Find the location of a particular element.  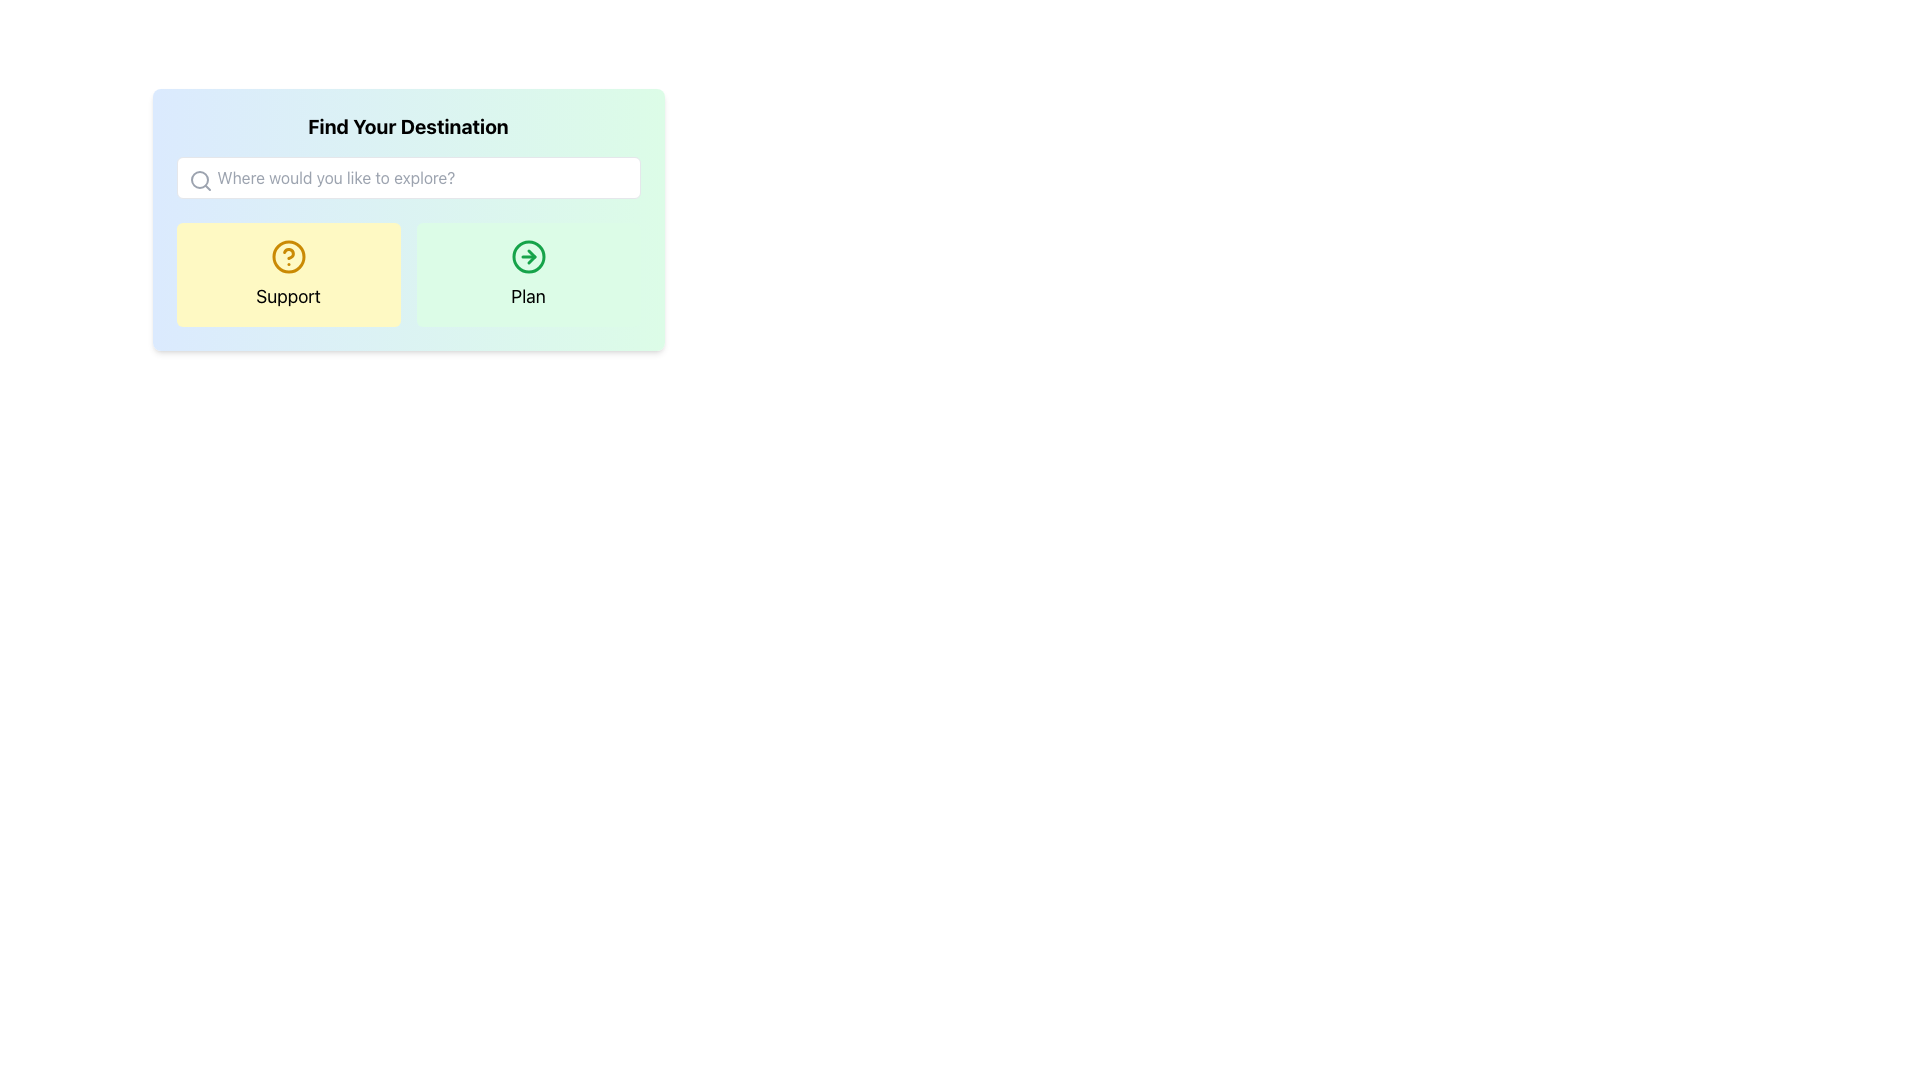

the text input field with placeholder text 'Where would you like is located at coordinates (407, 176).